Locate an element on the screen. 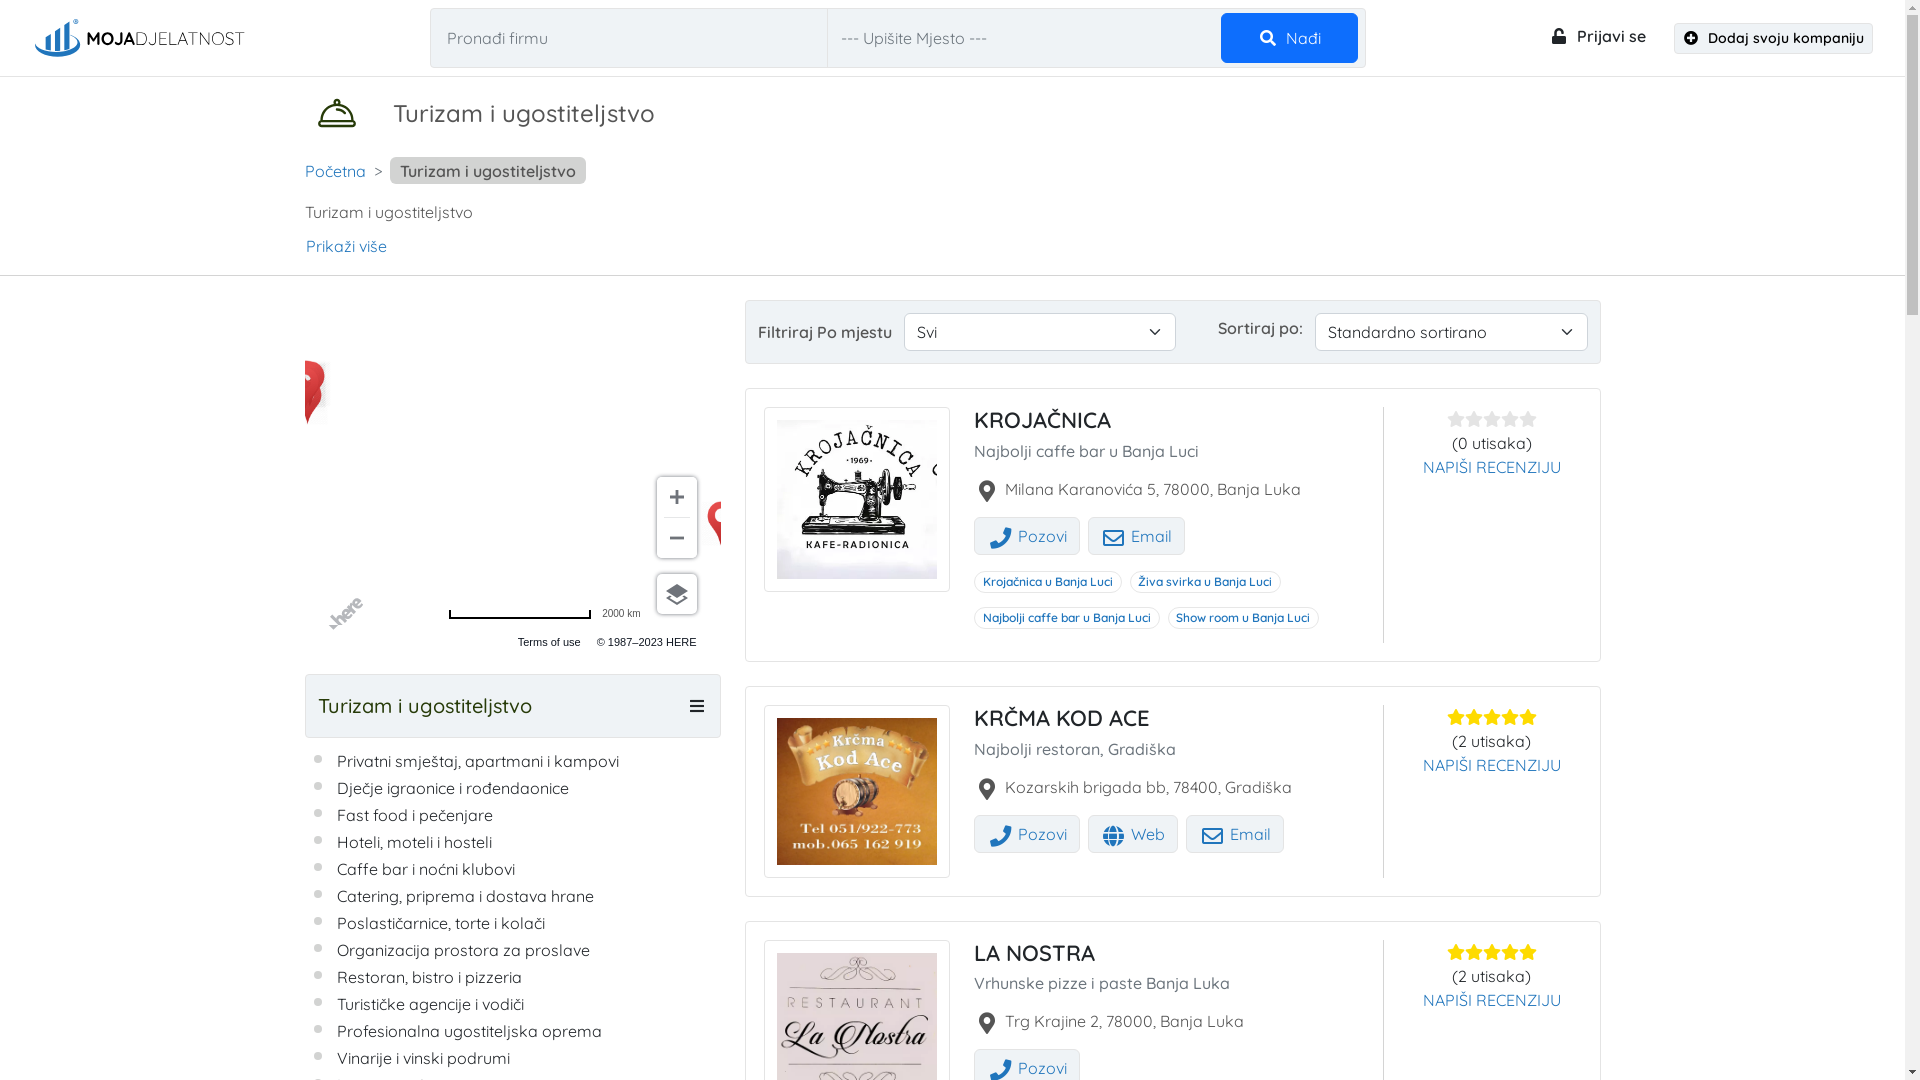  'Email' is located at coordinates (1087, 535).